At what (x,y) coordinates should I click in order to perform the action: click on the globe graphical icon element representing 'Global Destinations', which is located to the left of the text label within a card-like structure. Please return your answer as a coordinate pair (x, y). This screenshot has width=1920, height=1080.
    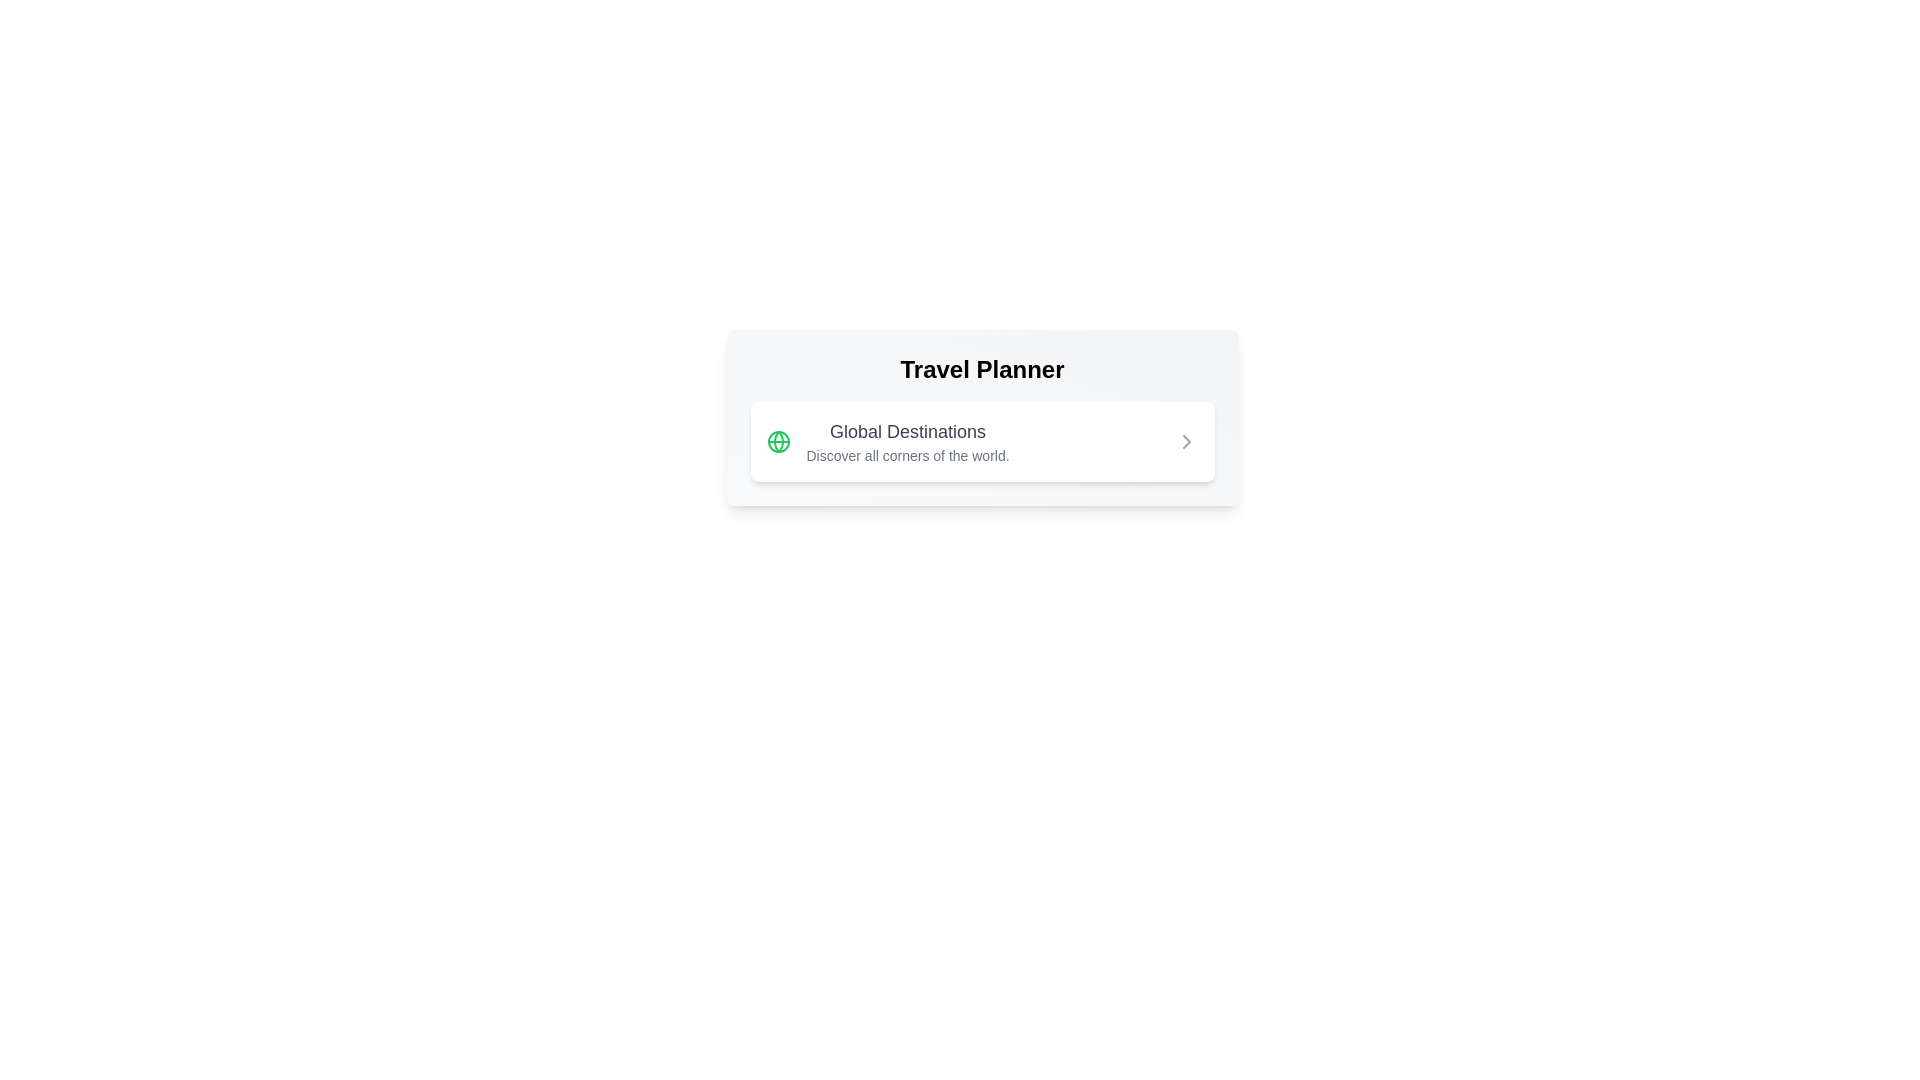
    Looking at the image, I should click on (777, 441).